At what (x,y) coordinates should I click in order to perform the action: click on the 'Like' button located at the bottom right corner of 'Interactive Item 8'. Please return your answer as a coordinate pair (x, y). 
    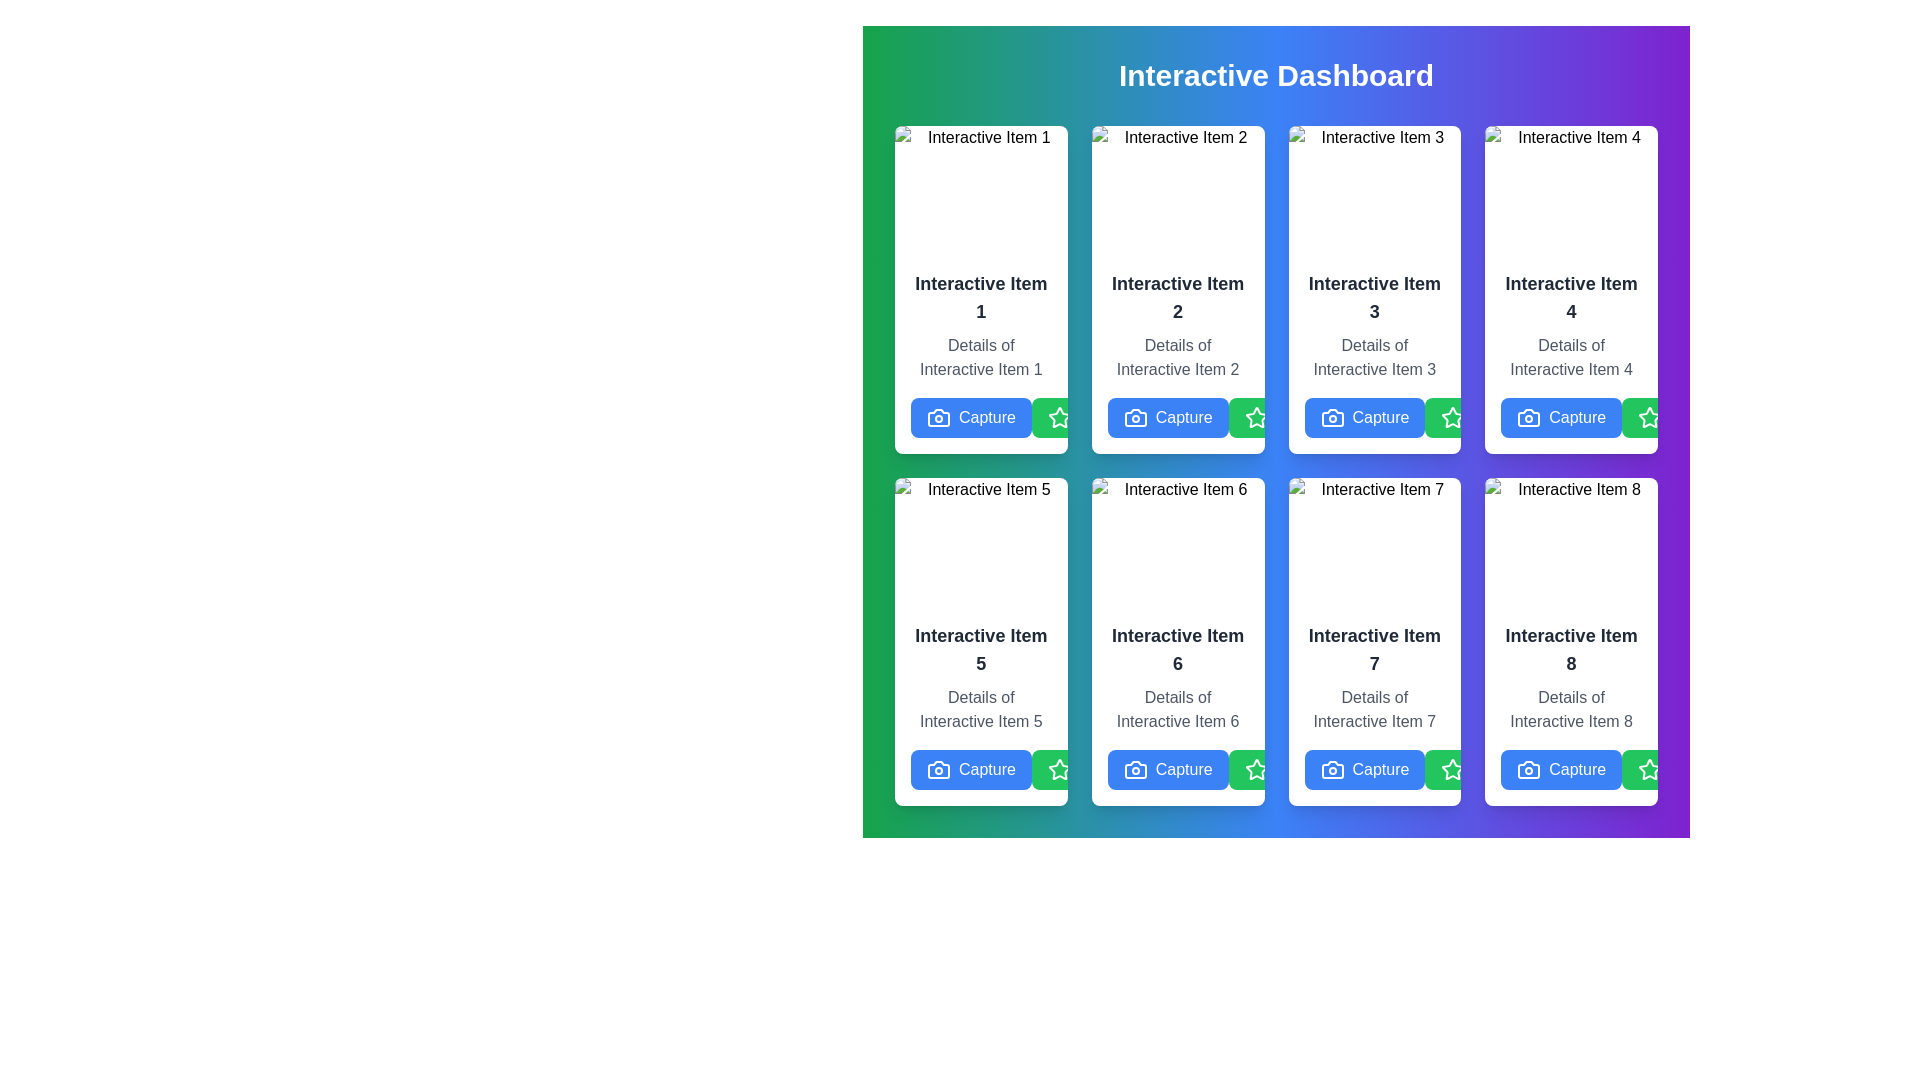
    Looking at the image, I should click on (1396, 769).